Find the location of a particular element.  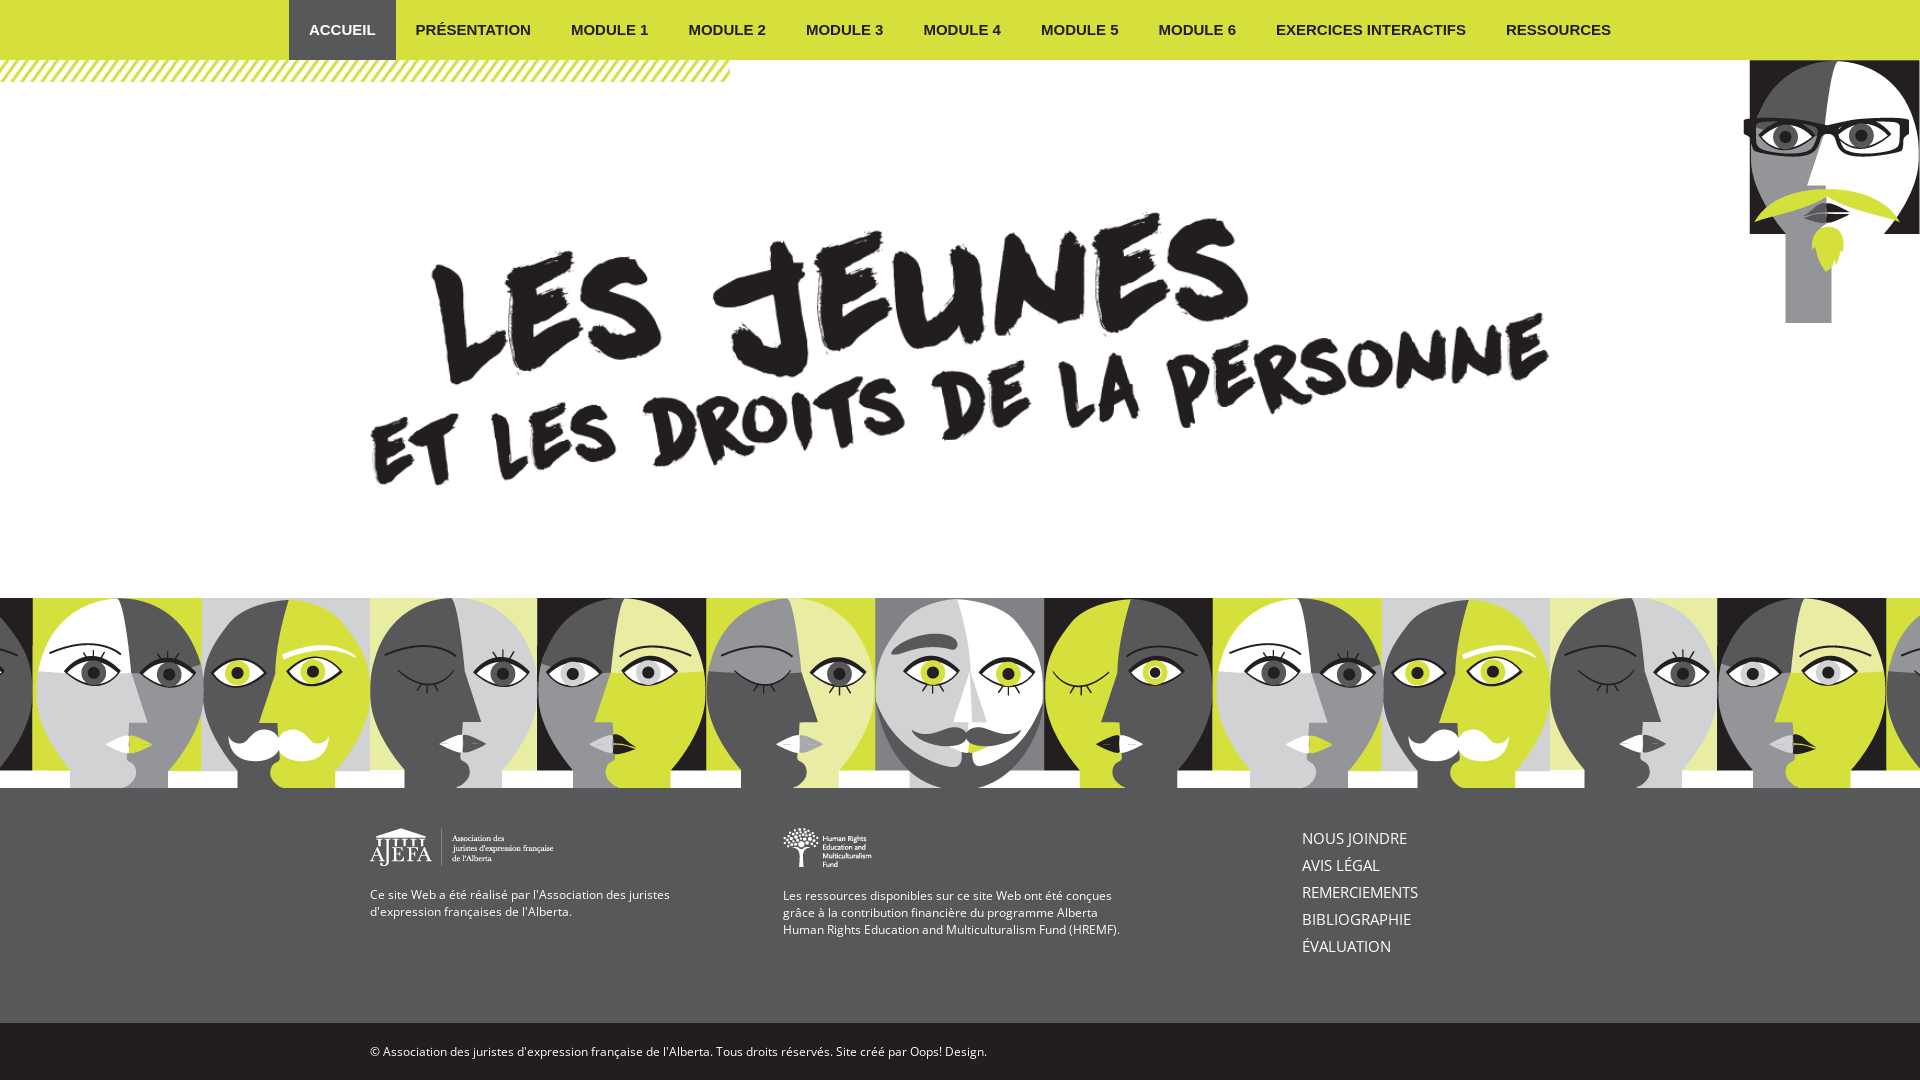

'NOUS JOINDRE' is located at coordinates (1354, 837).